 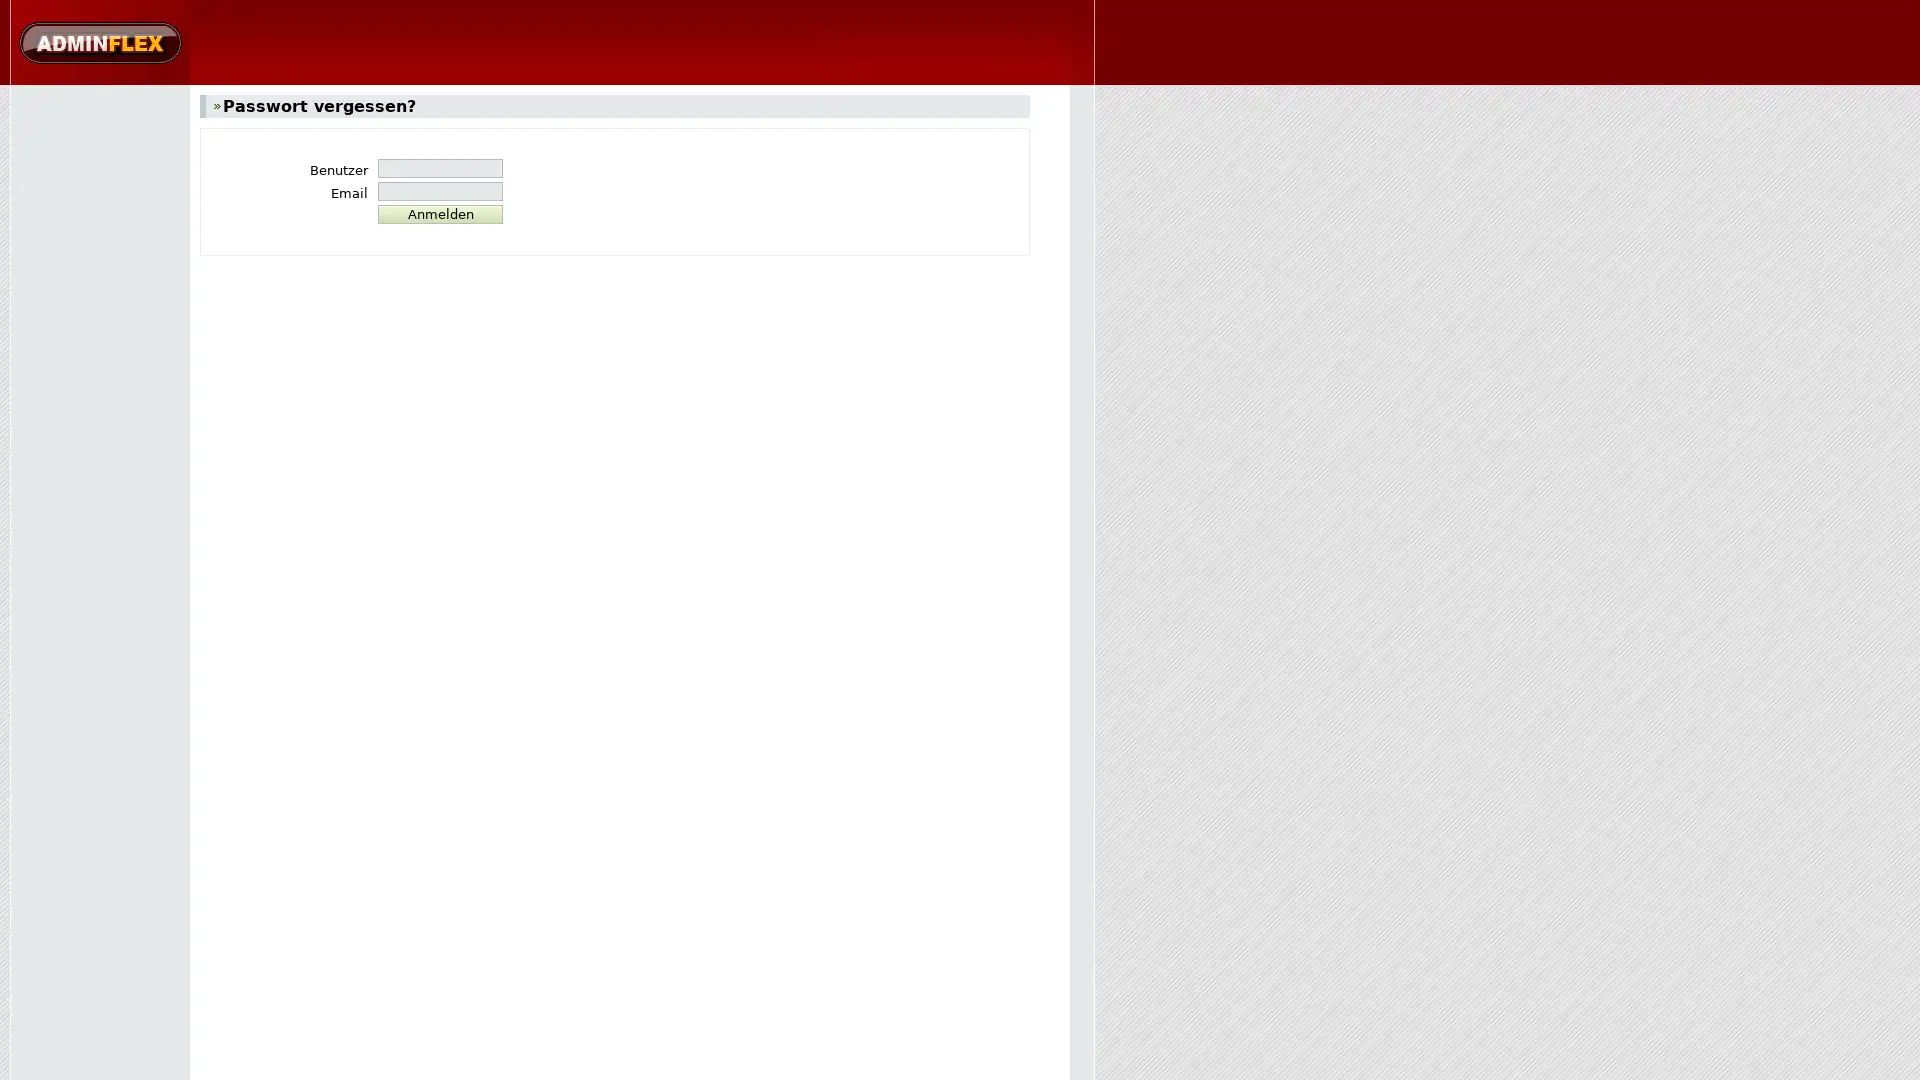 I want to click on Anmelden, so click(x=439, y=214).